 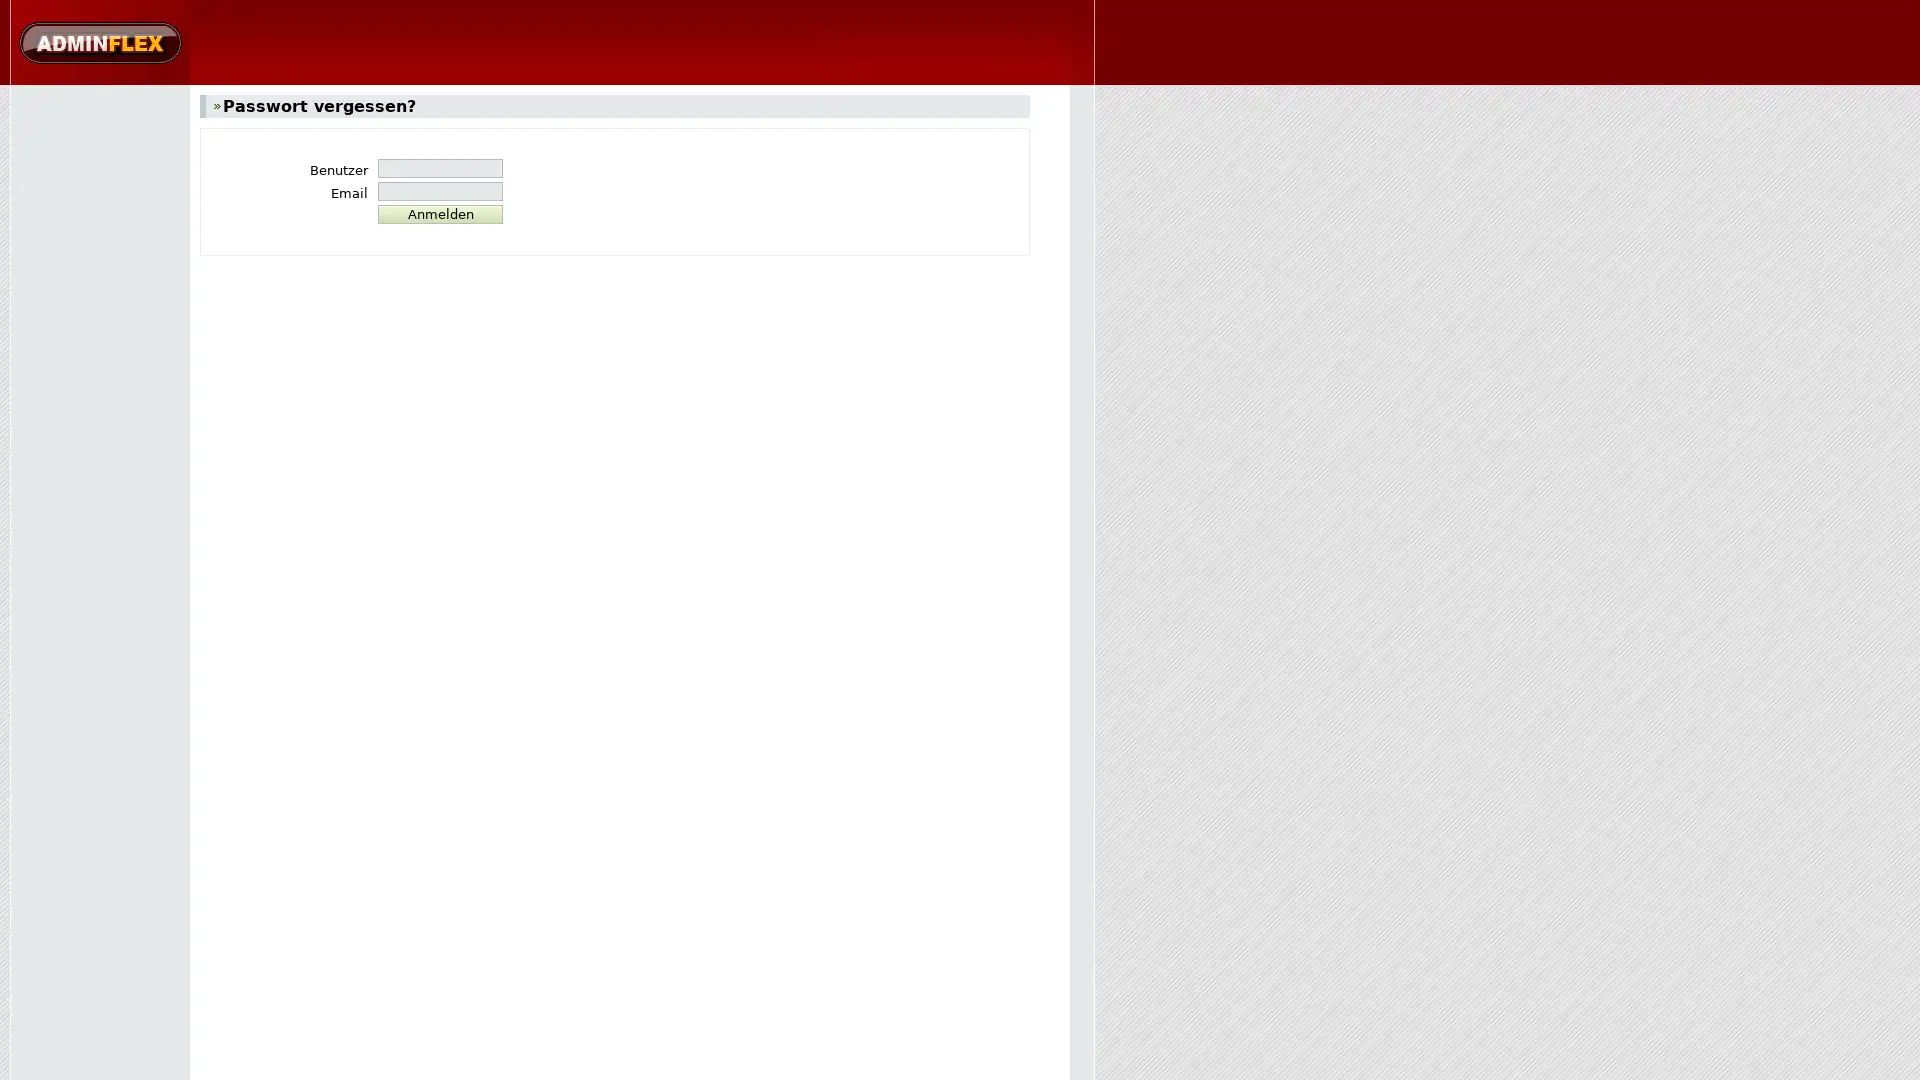 I want to click on Anmelden, so click(x=439, y=214).